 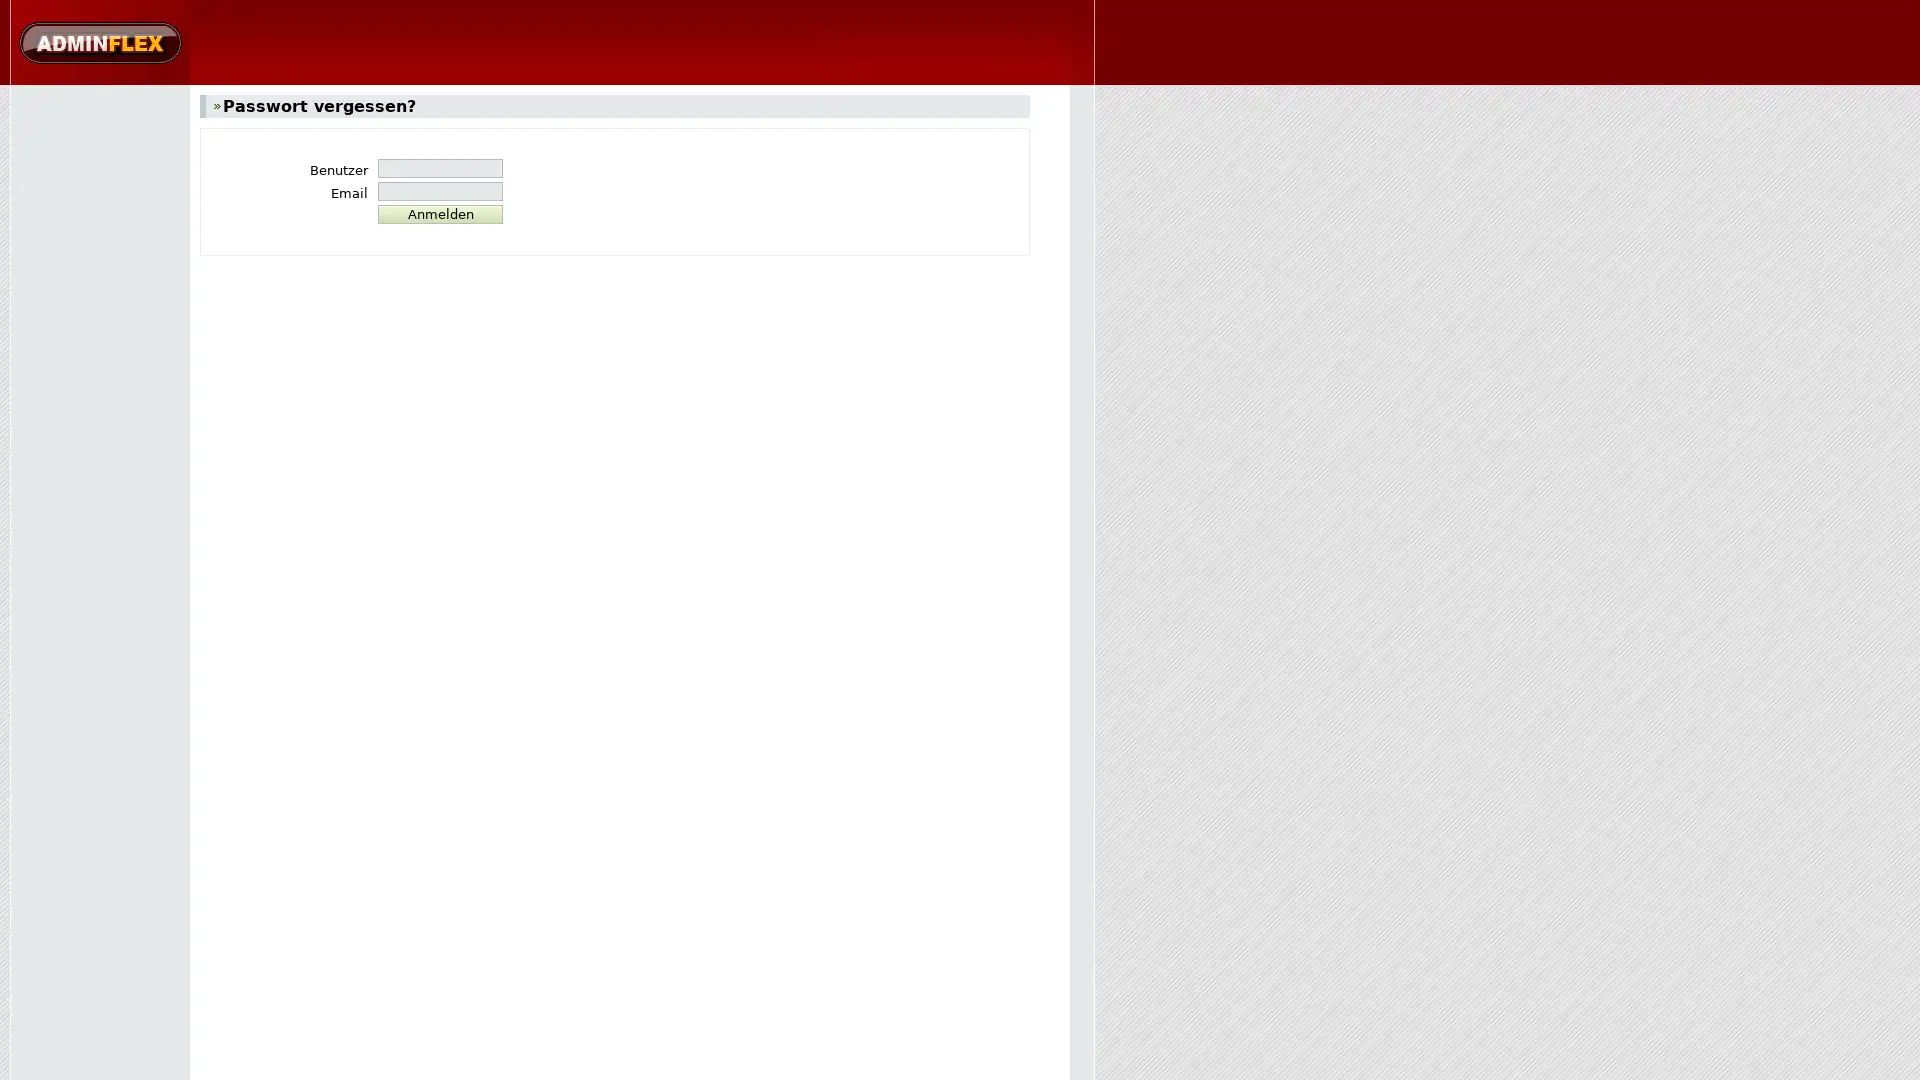 I want to click on Anmelden, so click(x=439, y=214).